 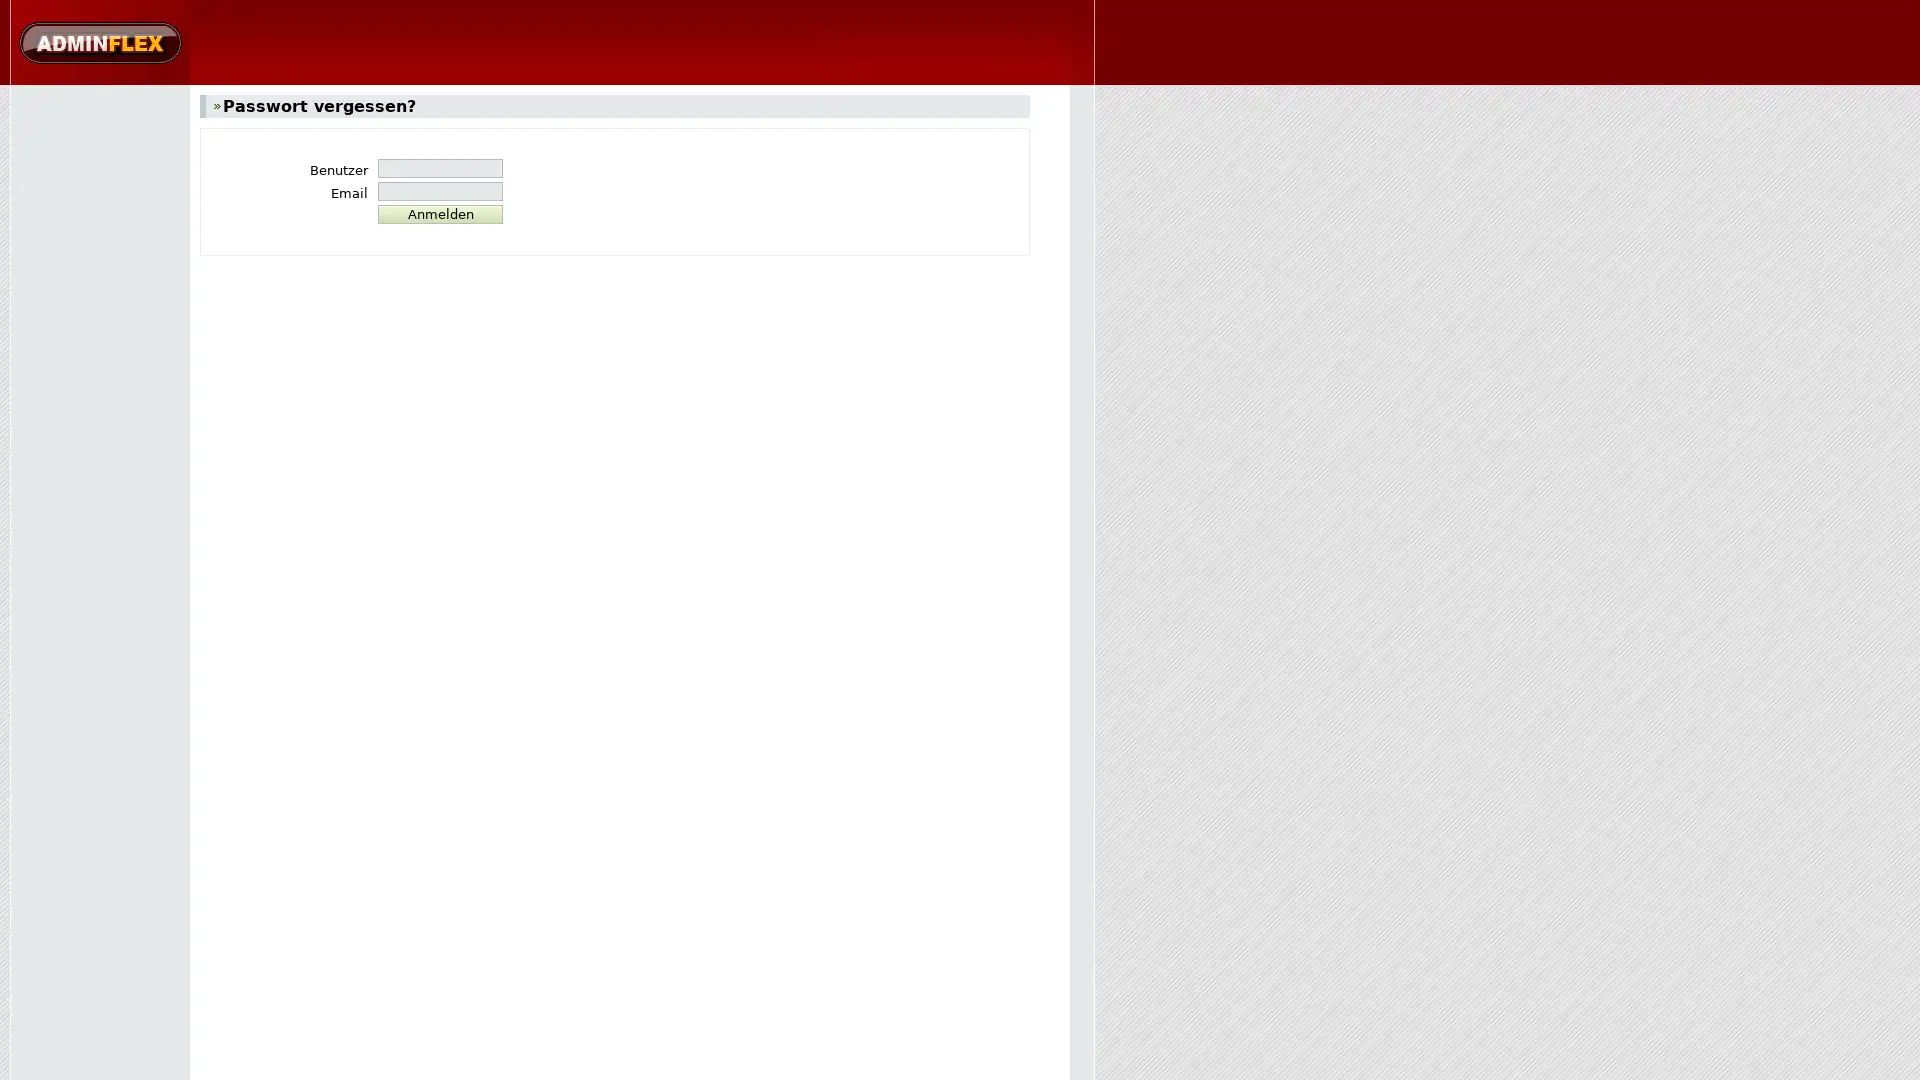 I want to click on Anmelden, so click(x=439, y=214).